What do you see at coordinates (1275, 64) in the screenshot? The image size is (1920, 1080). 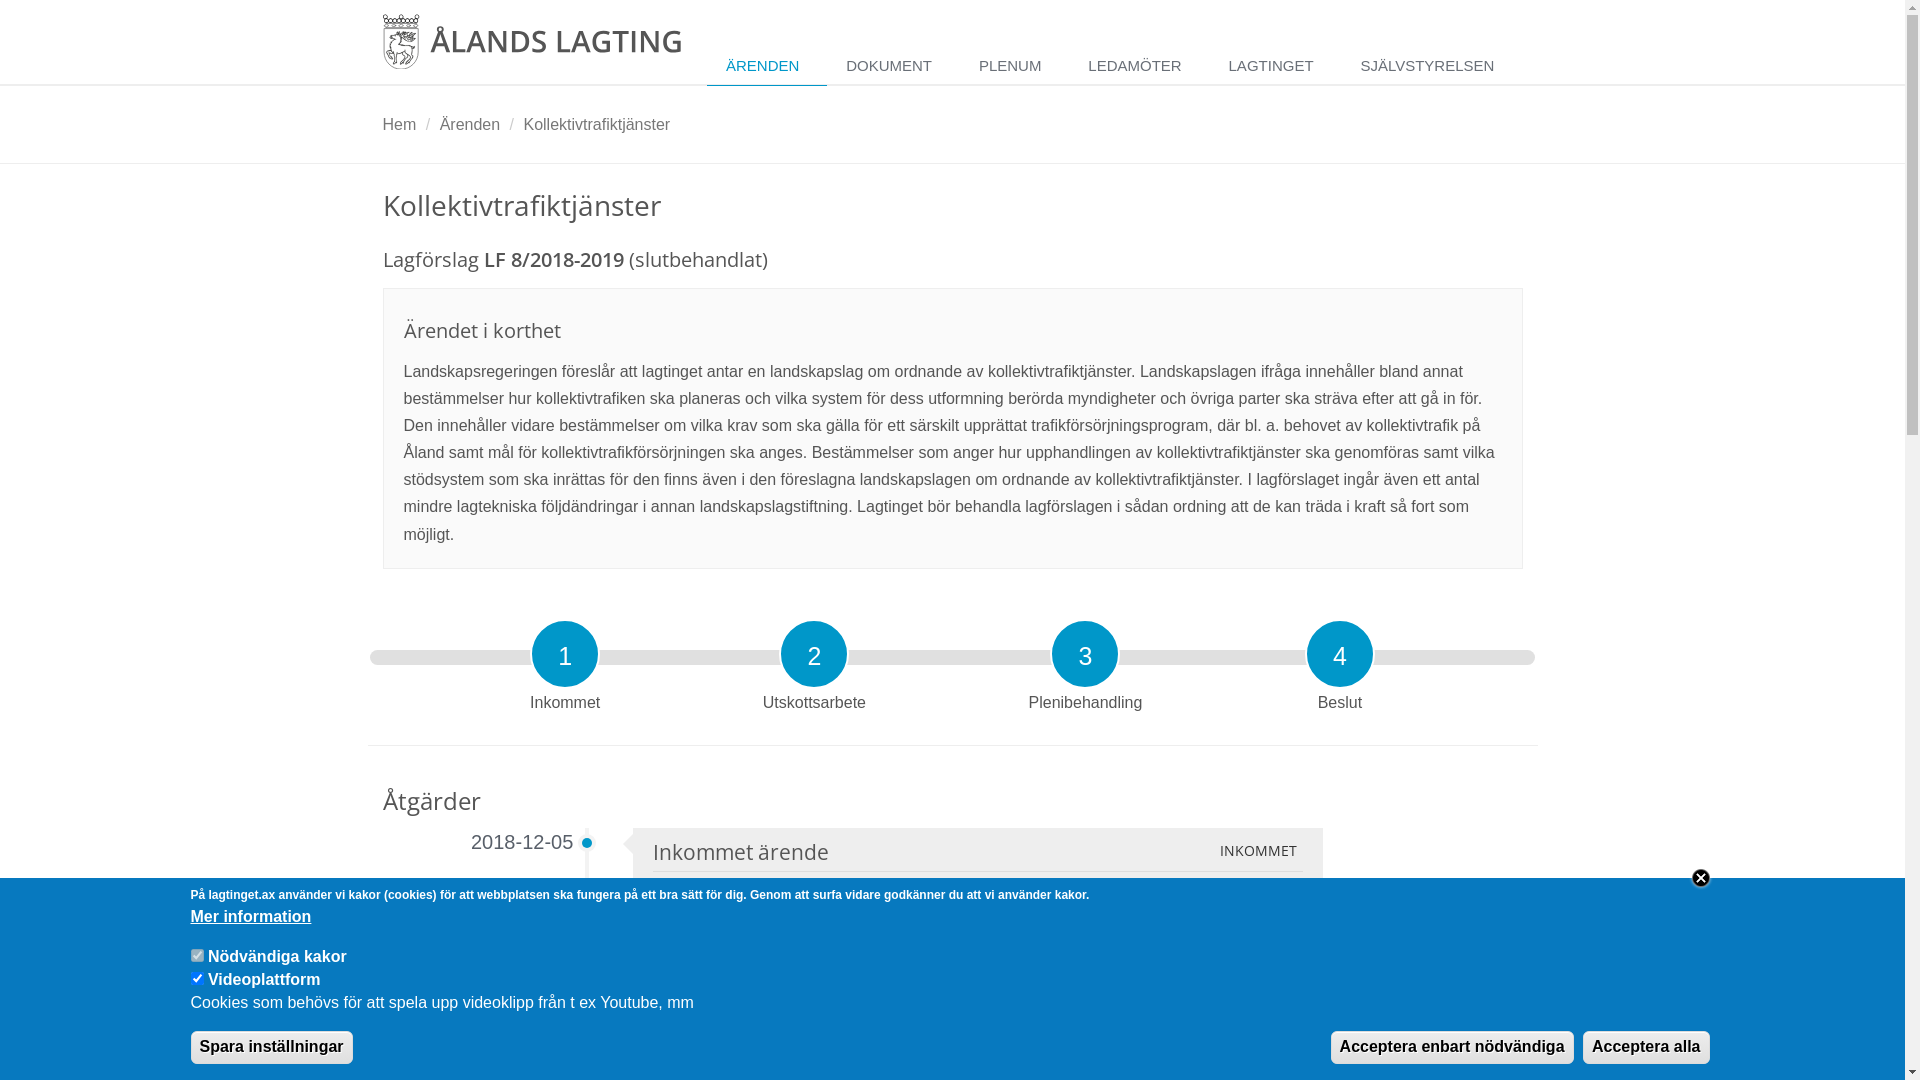 I see `'LAGTINGET'` at bounding box center [1275, 64].